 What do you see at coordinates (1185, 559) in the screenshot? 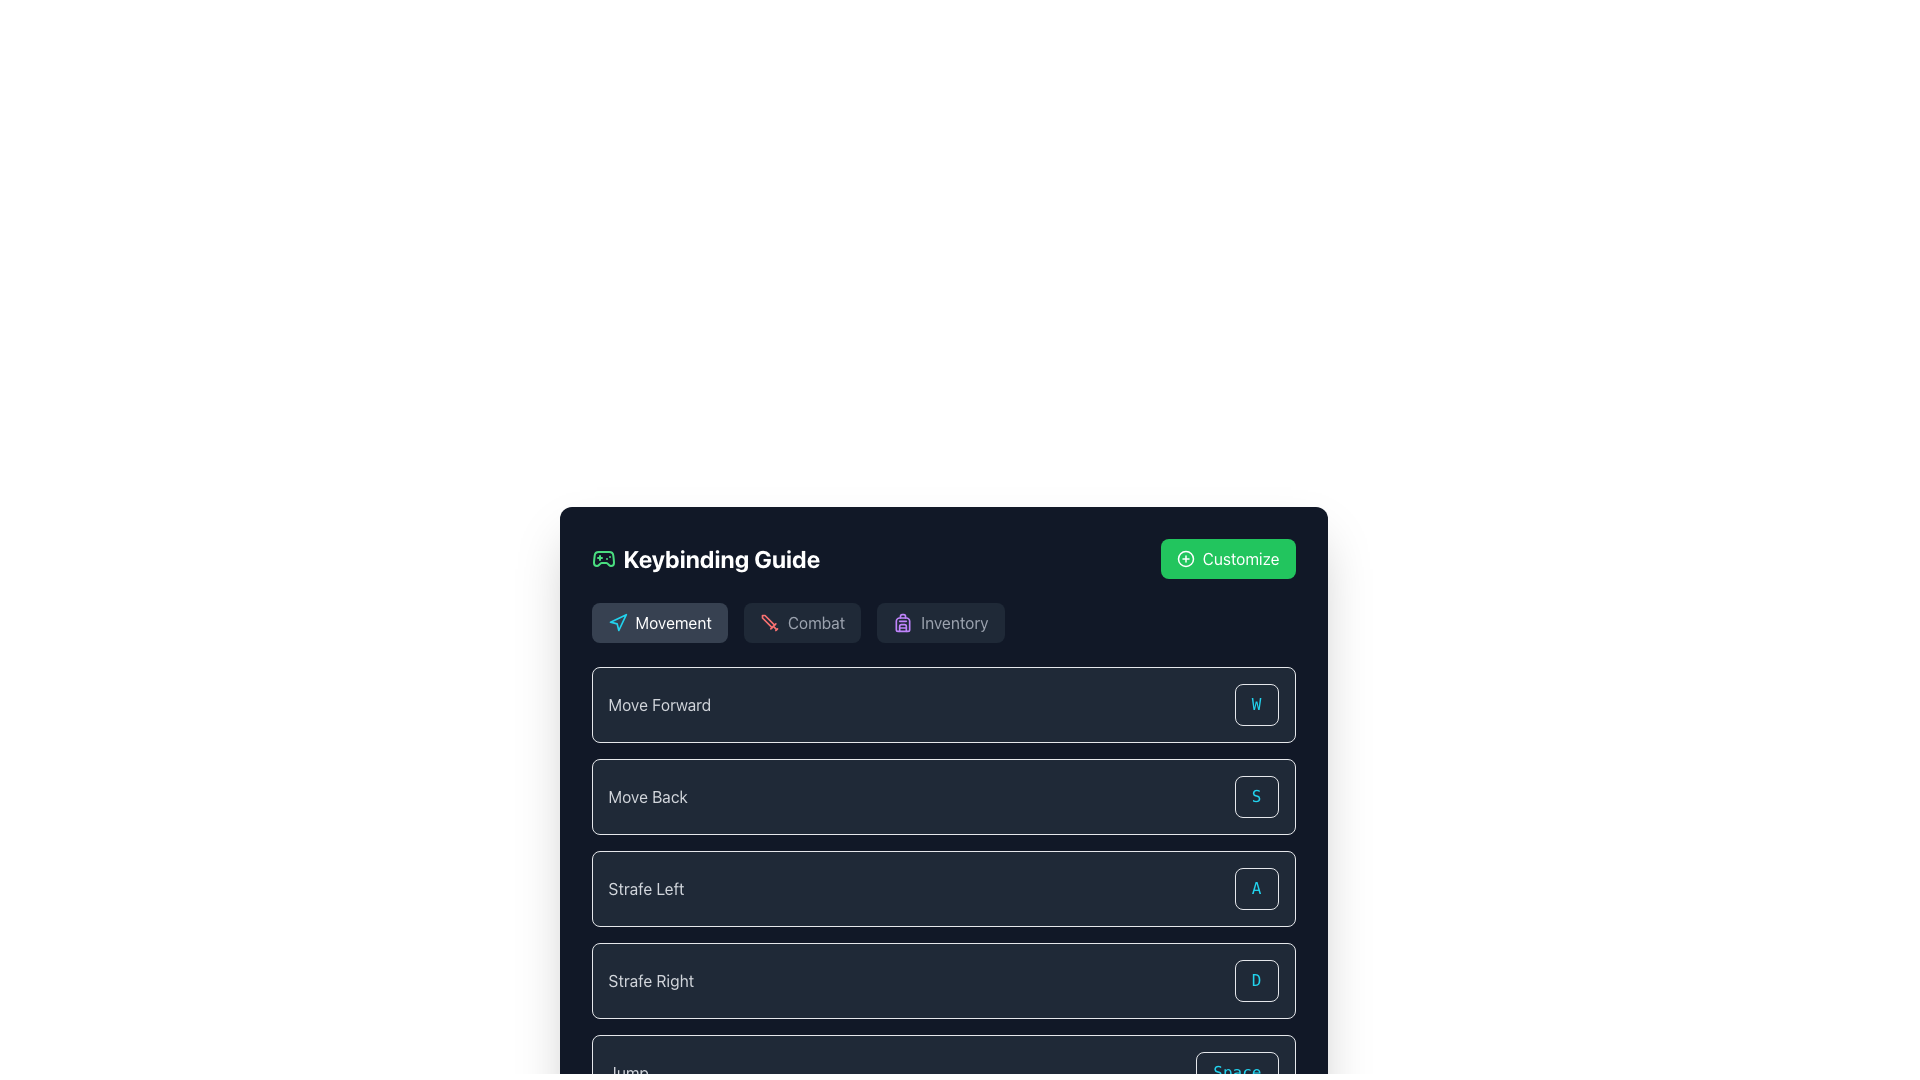
I see `the circular icon with a plus symbol located to the left of the 'Customize' text within a green rectangular button at the top-right corner of the interface` at bounding box center [1185, 559].